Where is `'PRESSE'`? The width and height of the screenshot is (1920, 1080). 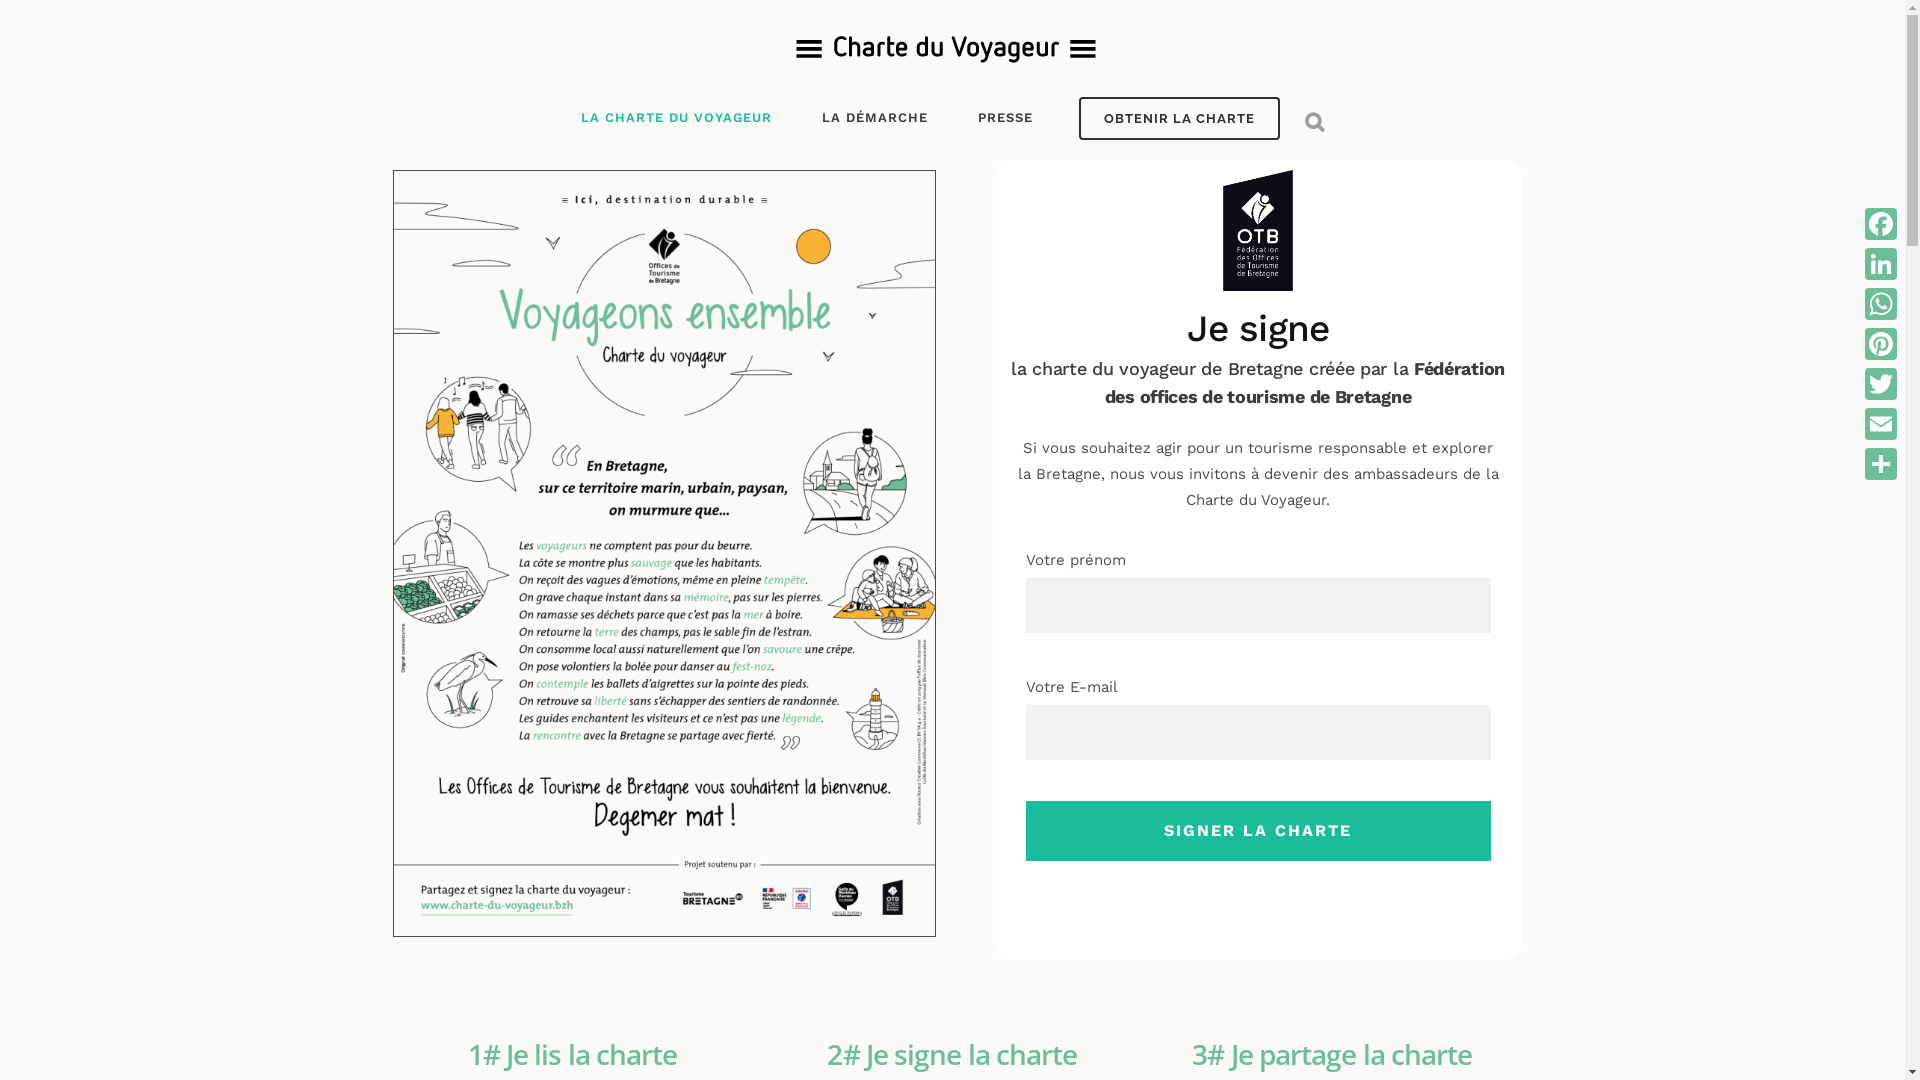
'PRESSE' is located at coordinates (1004, 118).